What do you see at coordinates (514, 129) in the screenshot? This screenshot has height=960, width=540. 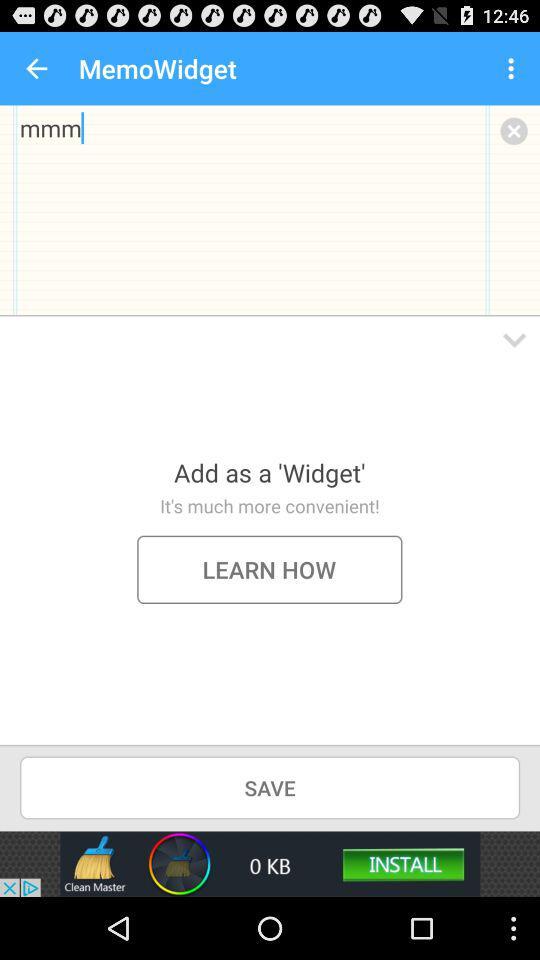 I see `memo` at bounding box center [514, 129].